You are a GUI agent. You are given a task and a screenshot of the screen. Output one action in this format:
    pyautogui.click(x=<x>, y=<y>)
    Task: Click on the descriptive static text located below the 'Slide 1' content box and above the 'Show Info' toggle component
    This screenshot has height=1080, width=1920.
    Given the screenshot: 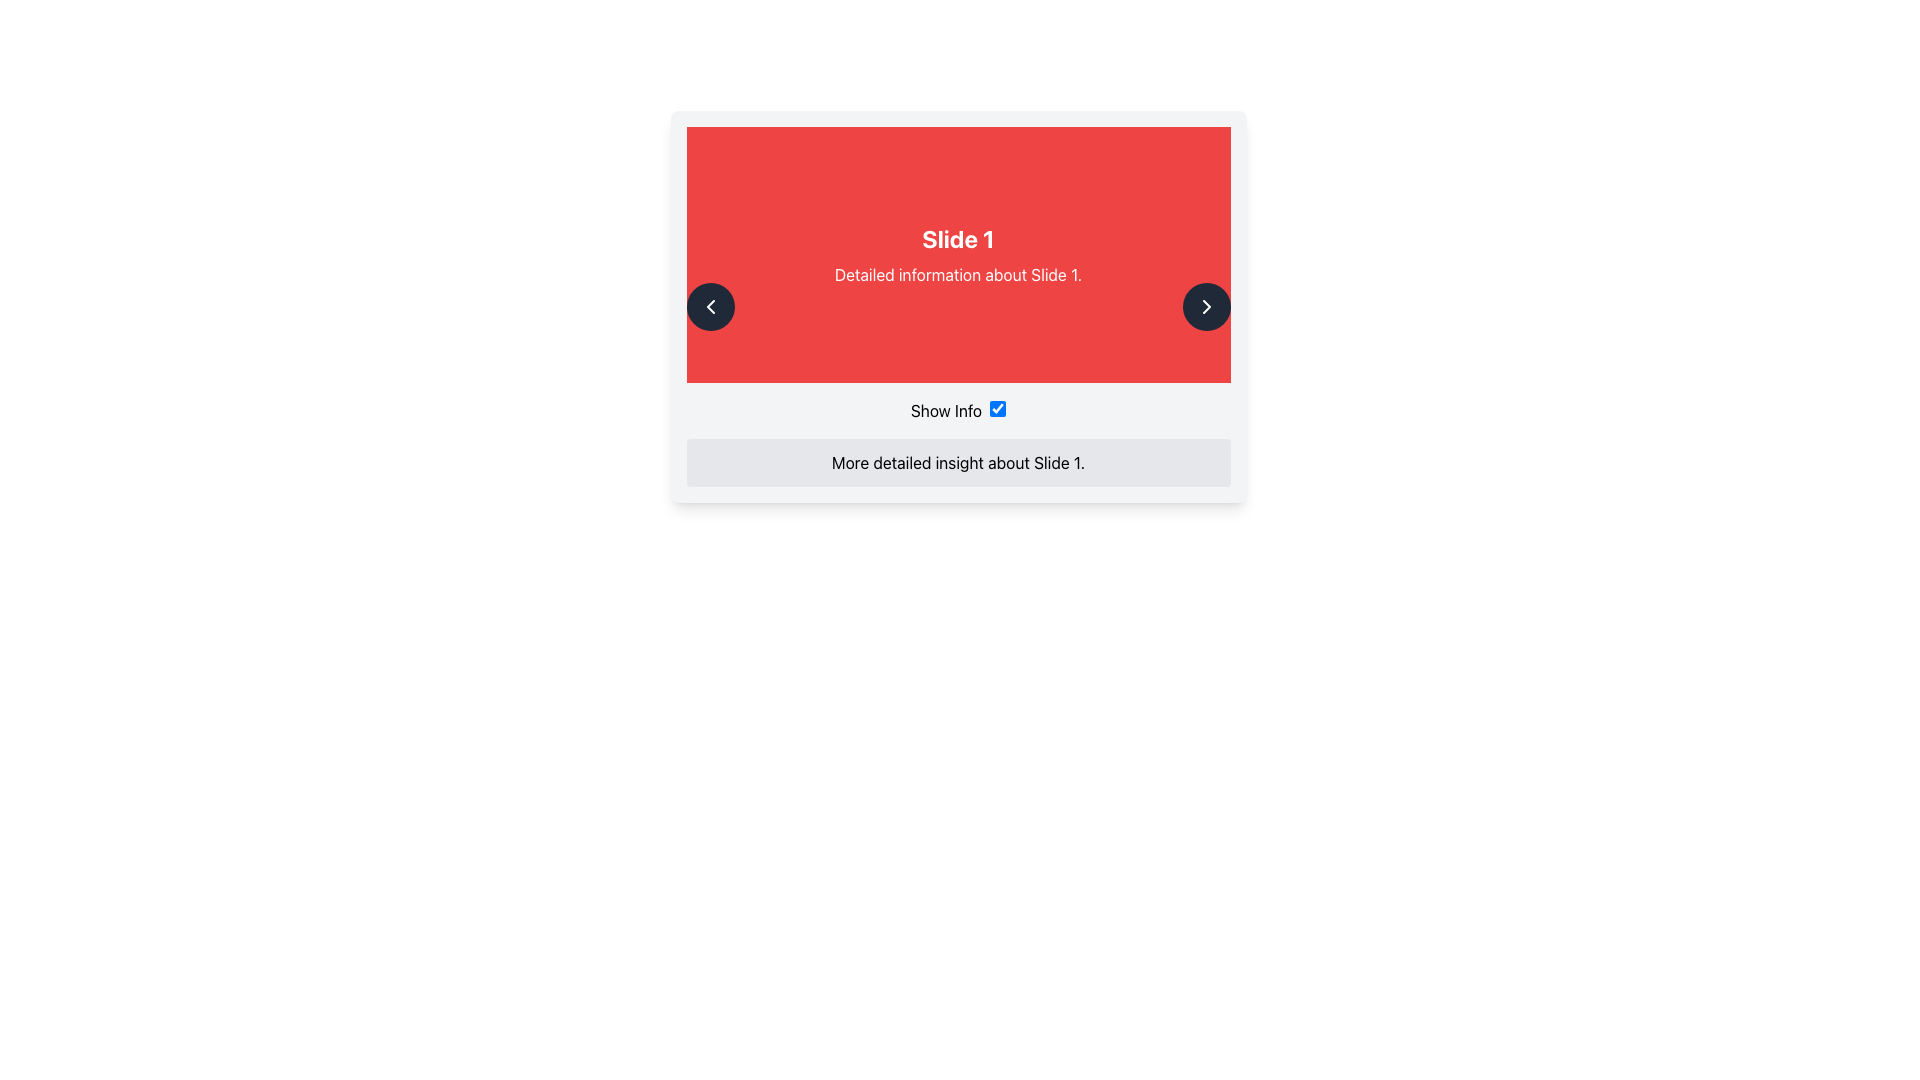 What is the action you would take?
    pyautogui.click(x=957, y=462)
    